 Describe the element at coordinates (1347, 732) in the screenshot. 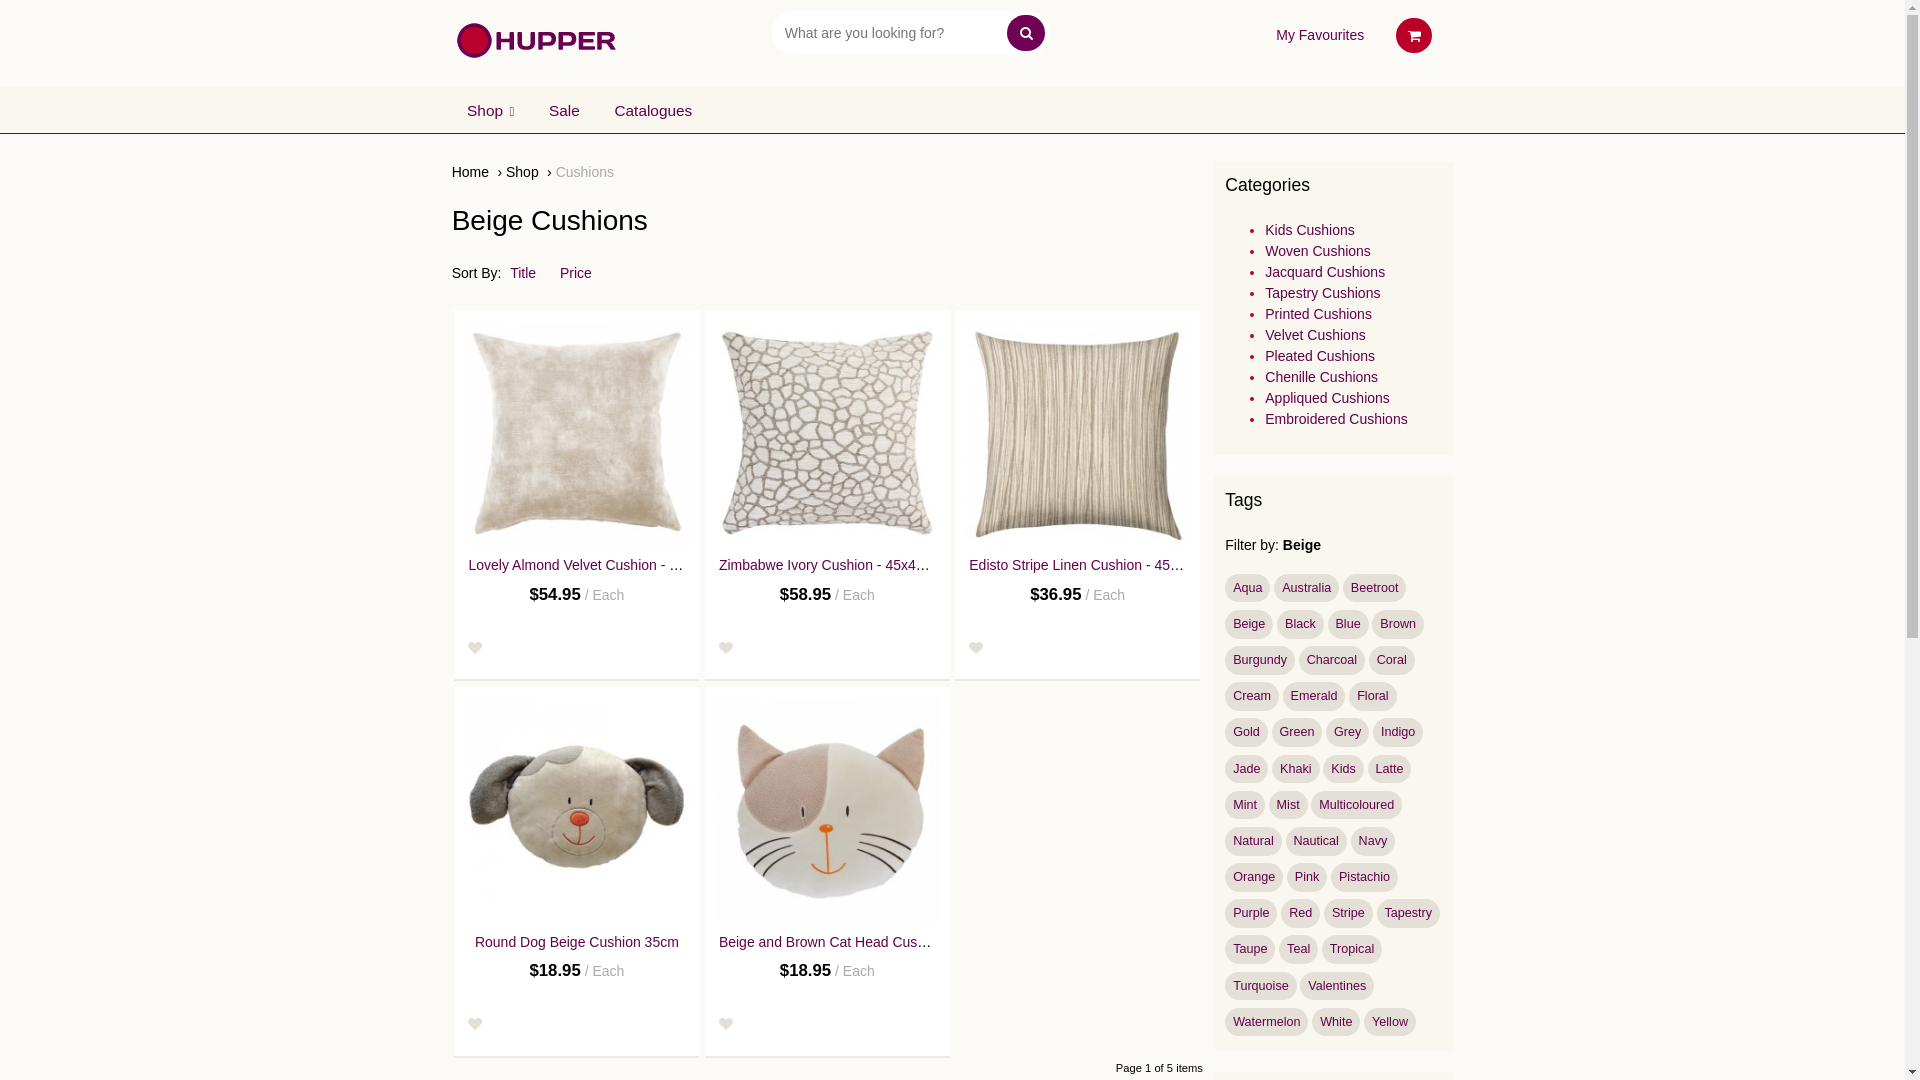

I see `'Grey'` at that location.